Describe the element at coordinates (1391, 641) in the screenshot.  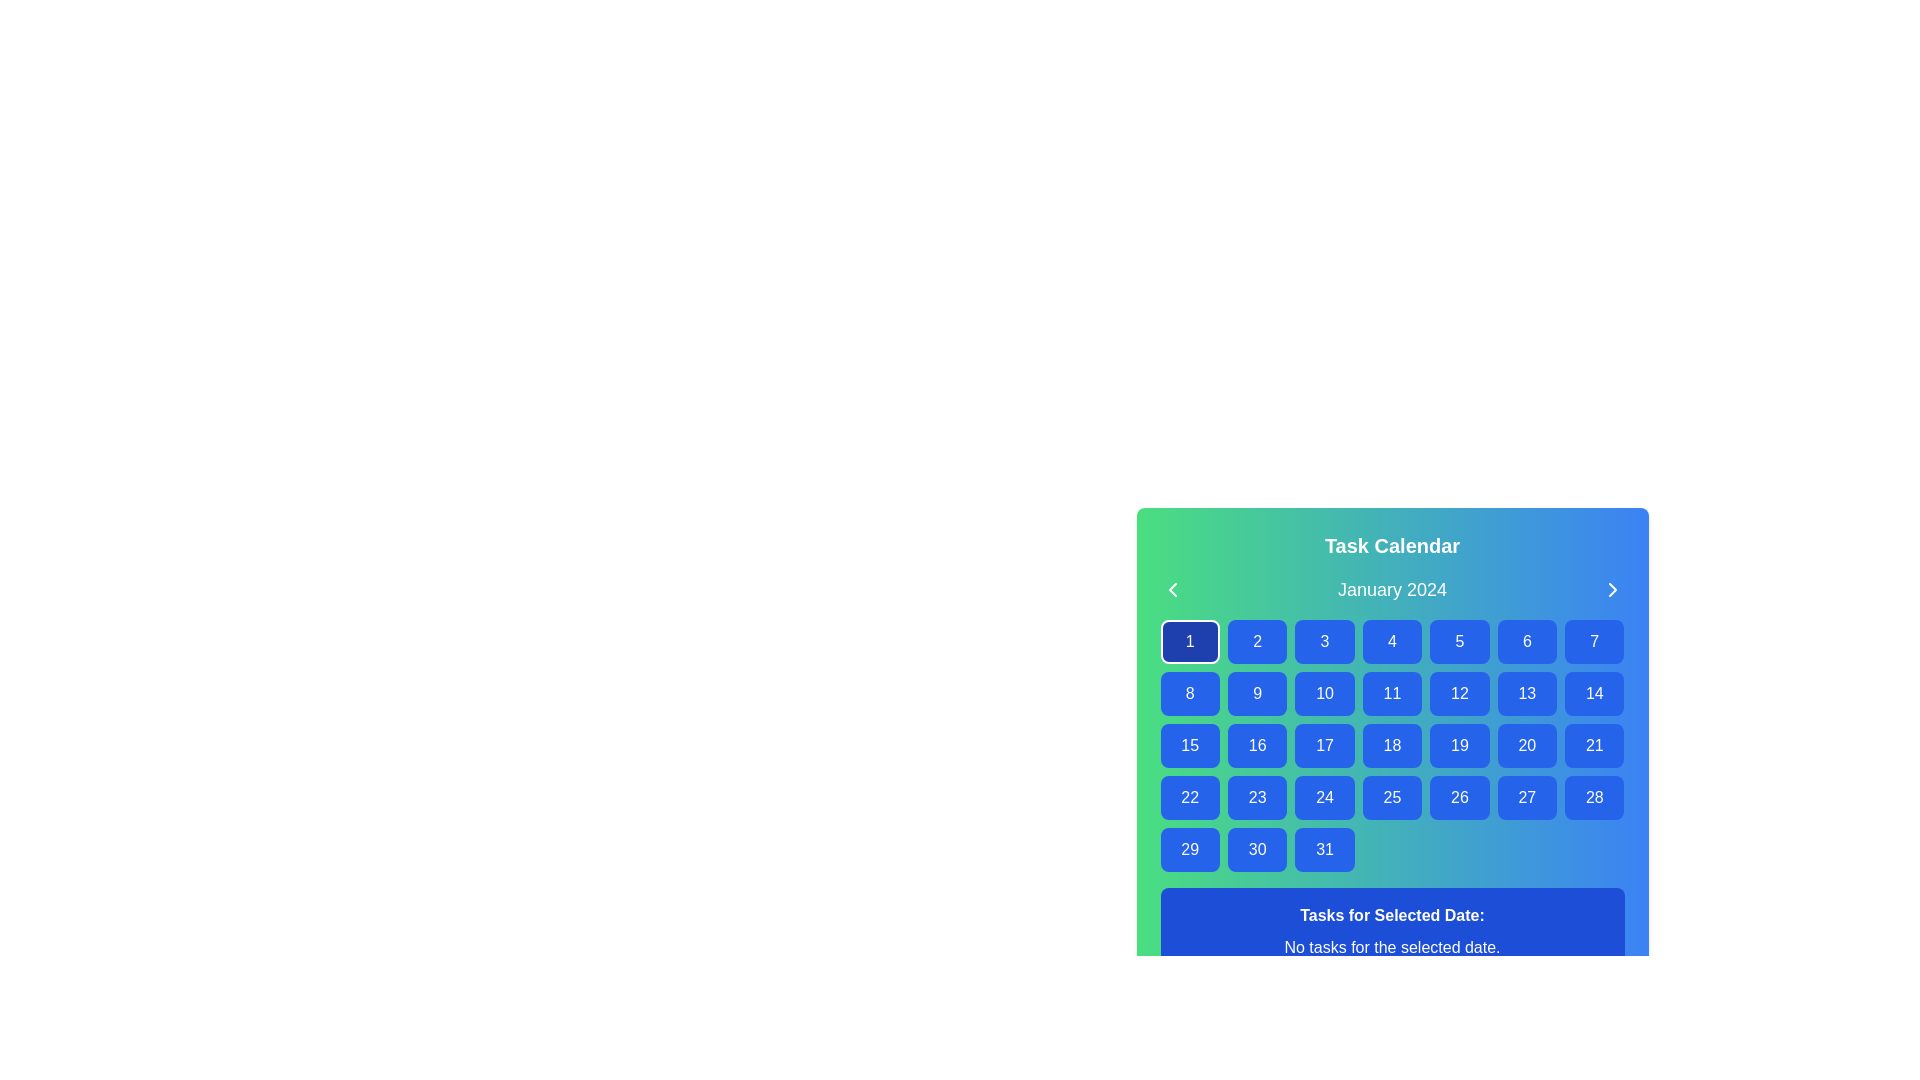
I see `the blue button displaying the number '4'` at that location.